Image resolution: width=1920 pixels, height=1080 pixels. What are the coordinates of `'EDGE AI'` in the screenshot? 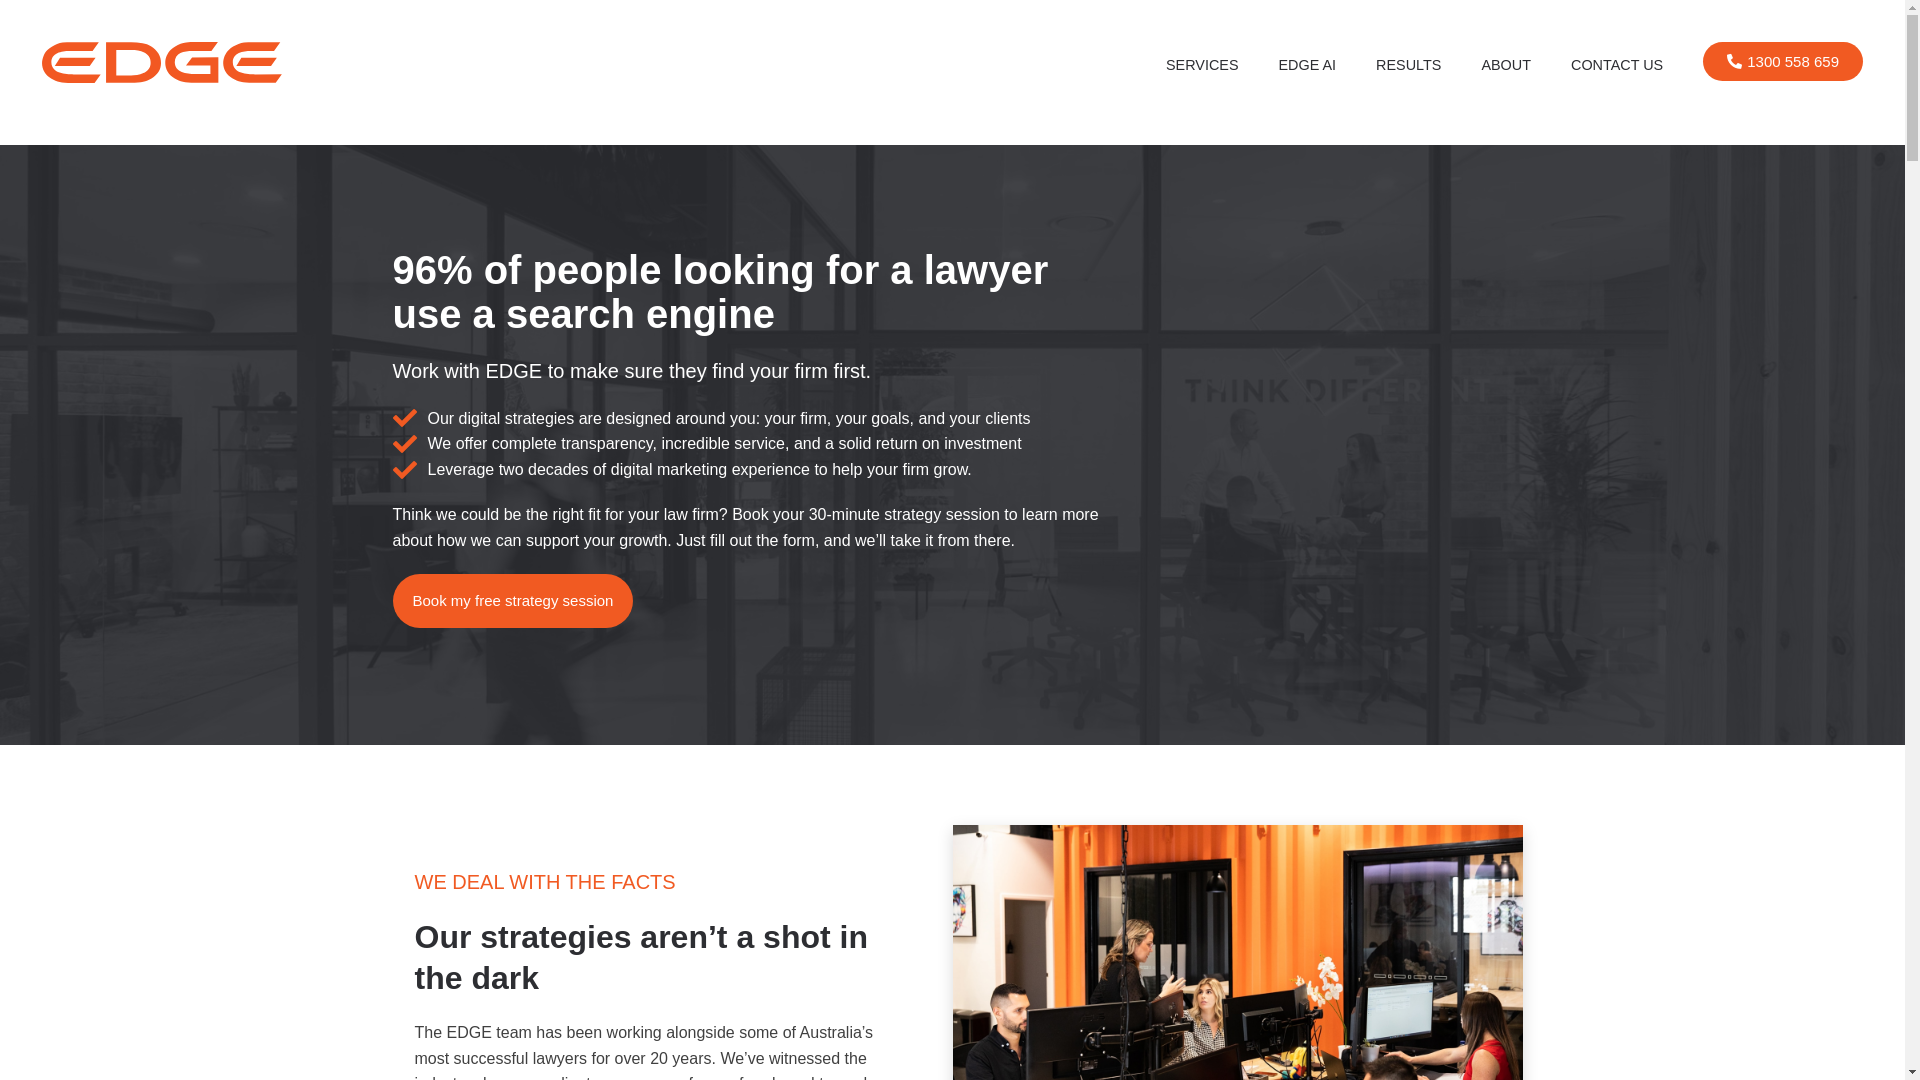 It's located at (1308, 64).